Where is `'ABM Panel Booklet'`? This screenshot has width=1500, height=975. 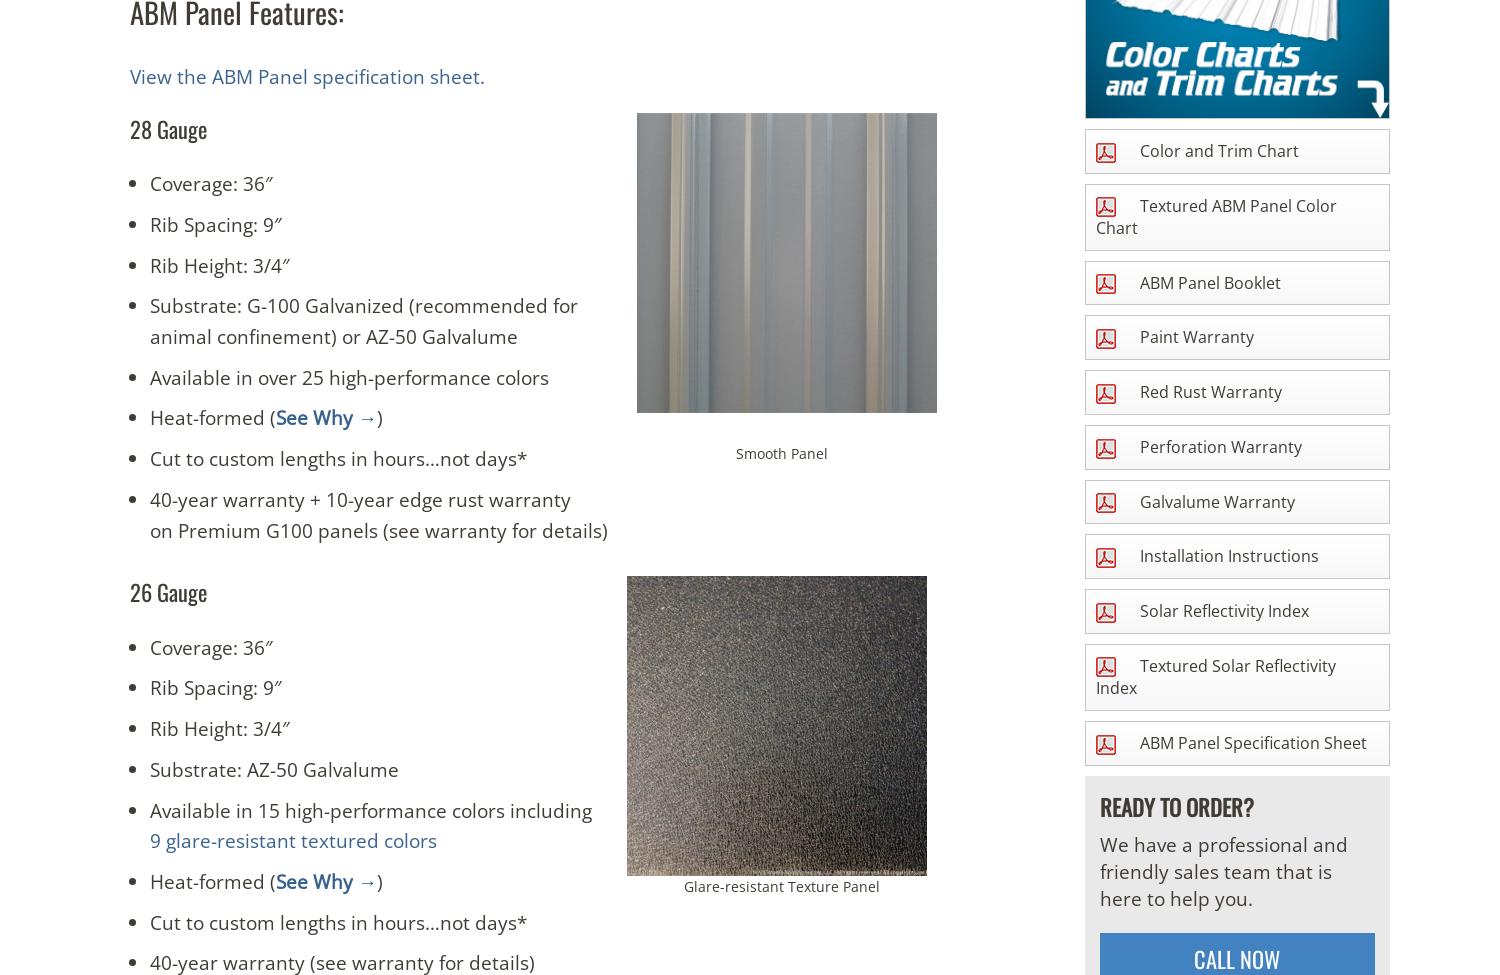 'ABM Panel Booklet' is located at coordinates (1135, 281).